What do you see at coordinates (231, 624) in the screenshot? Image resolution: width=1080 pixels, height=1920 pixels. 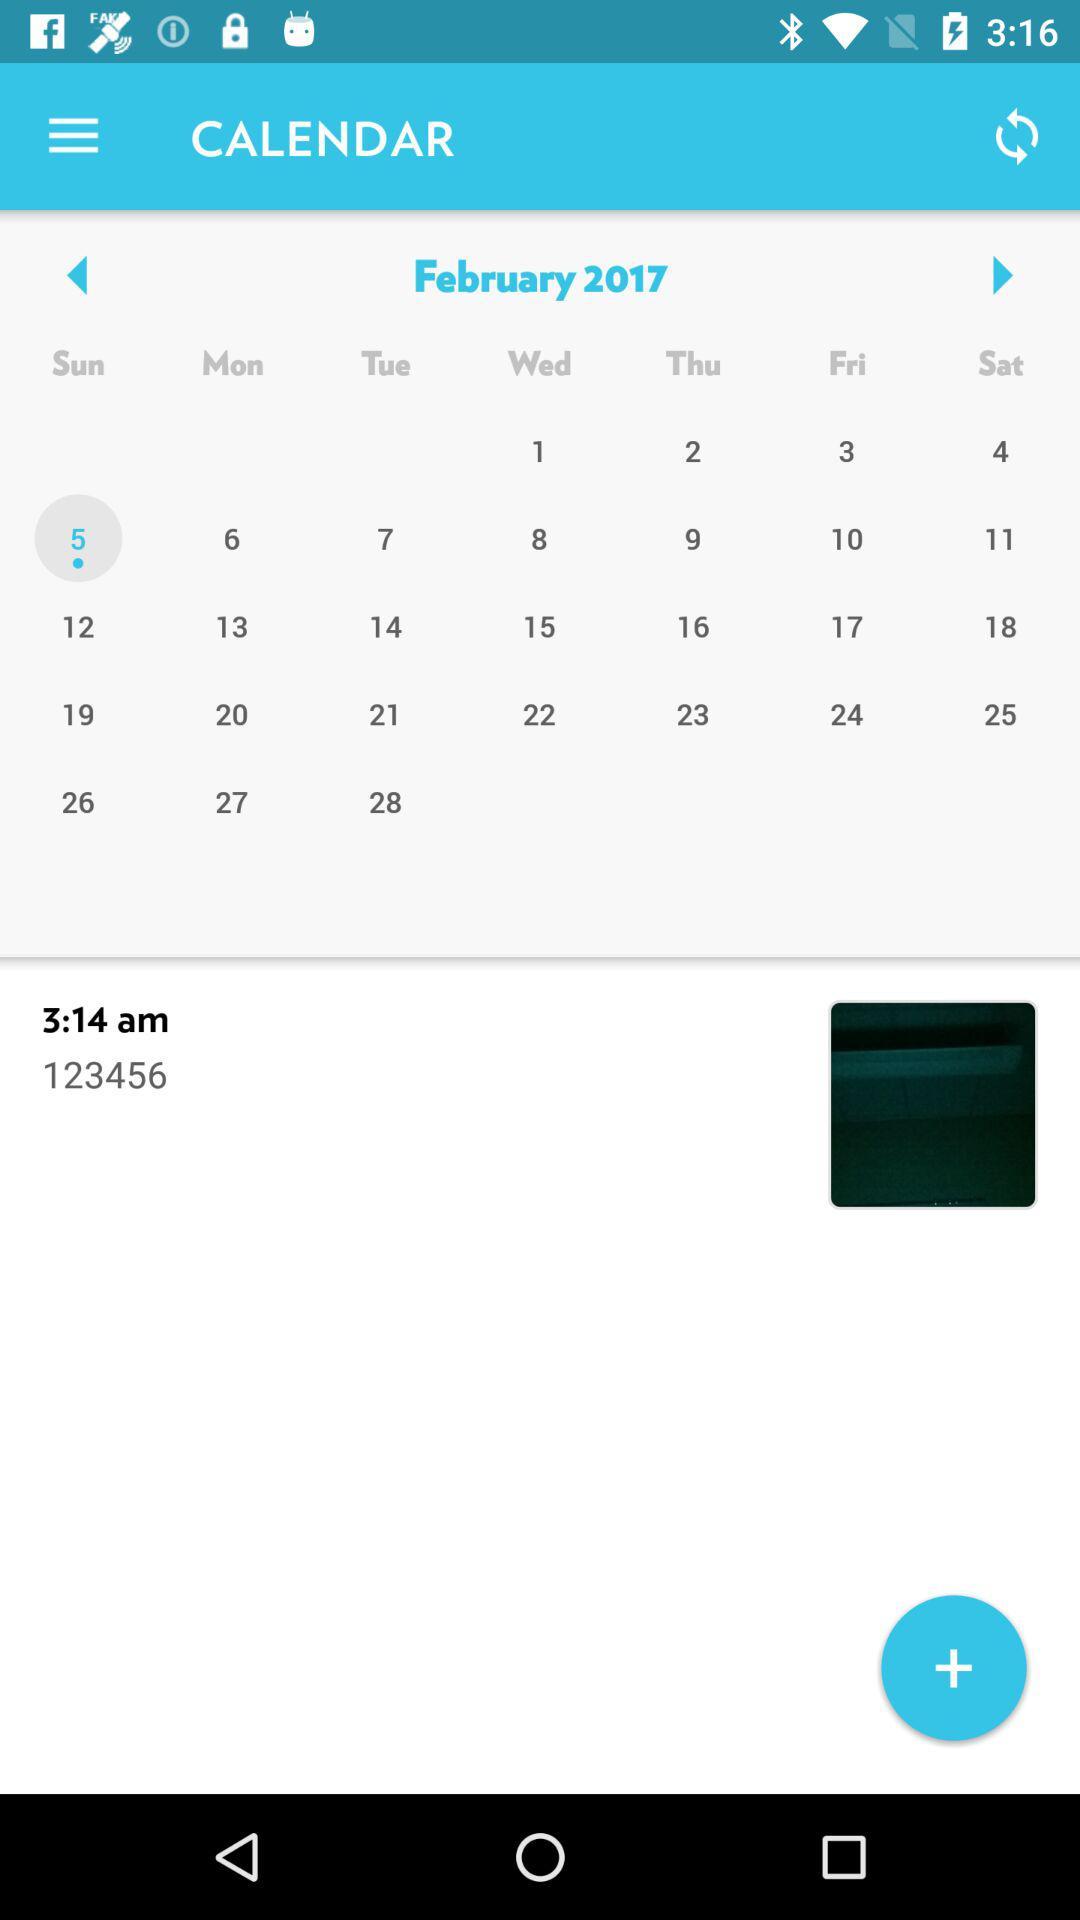 I see `the icon to the right of 5` at bounding box center [231, 624].